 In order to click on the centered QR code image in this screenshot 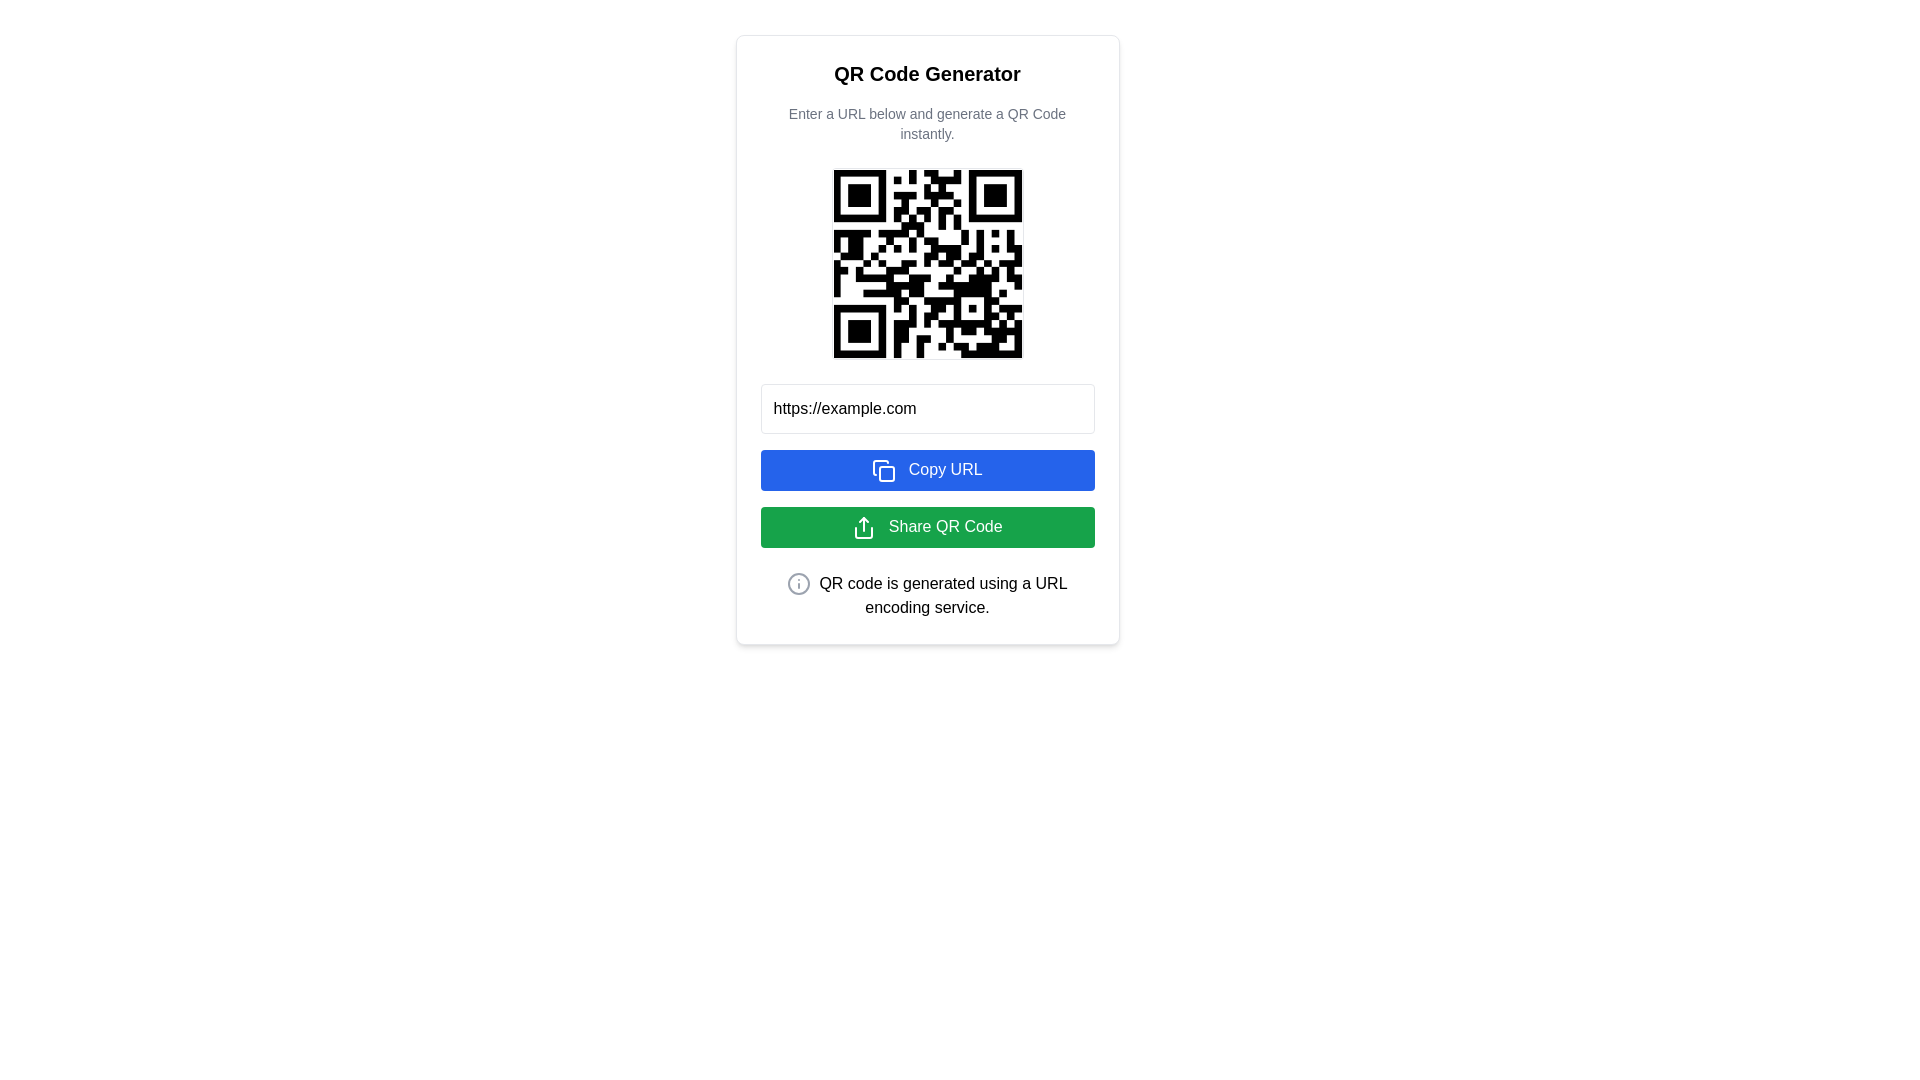, I will do `click(926, 262)`.